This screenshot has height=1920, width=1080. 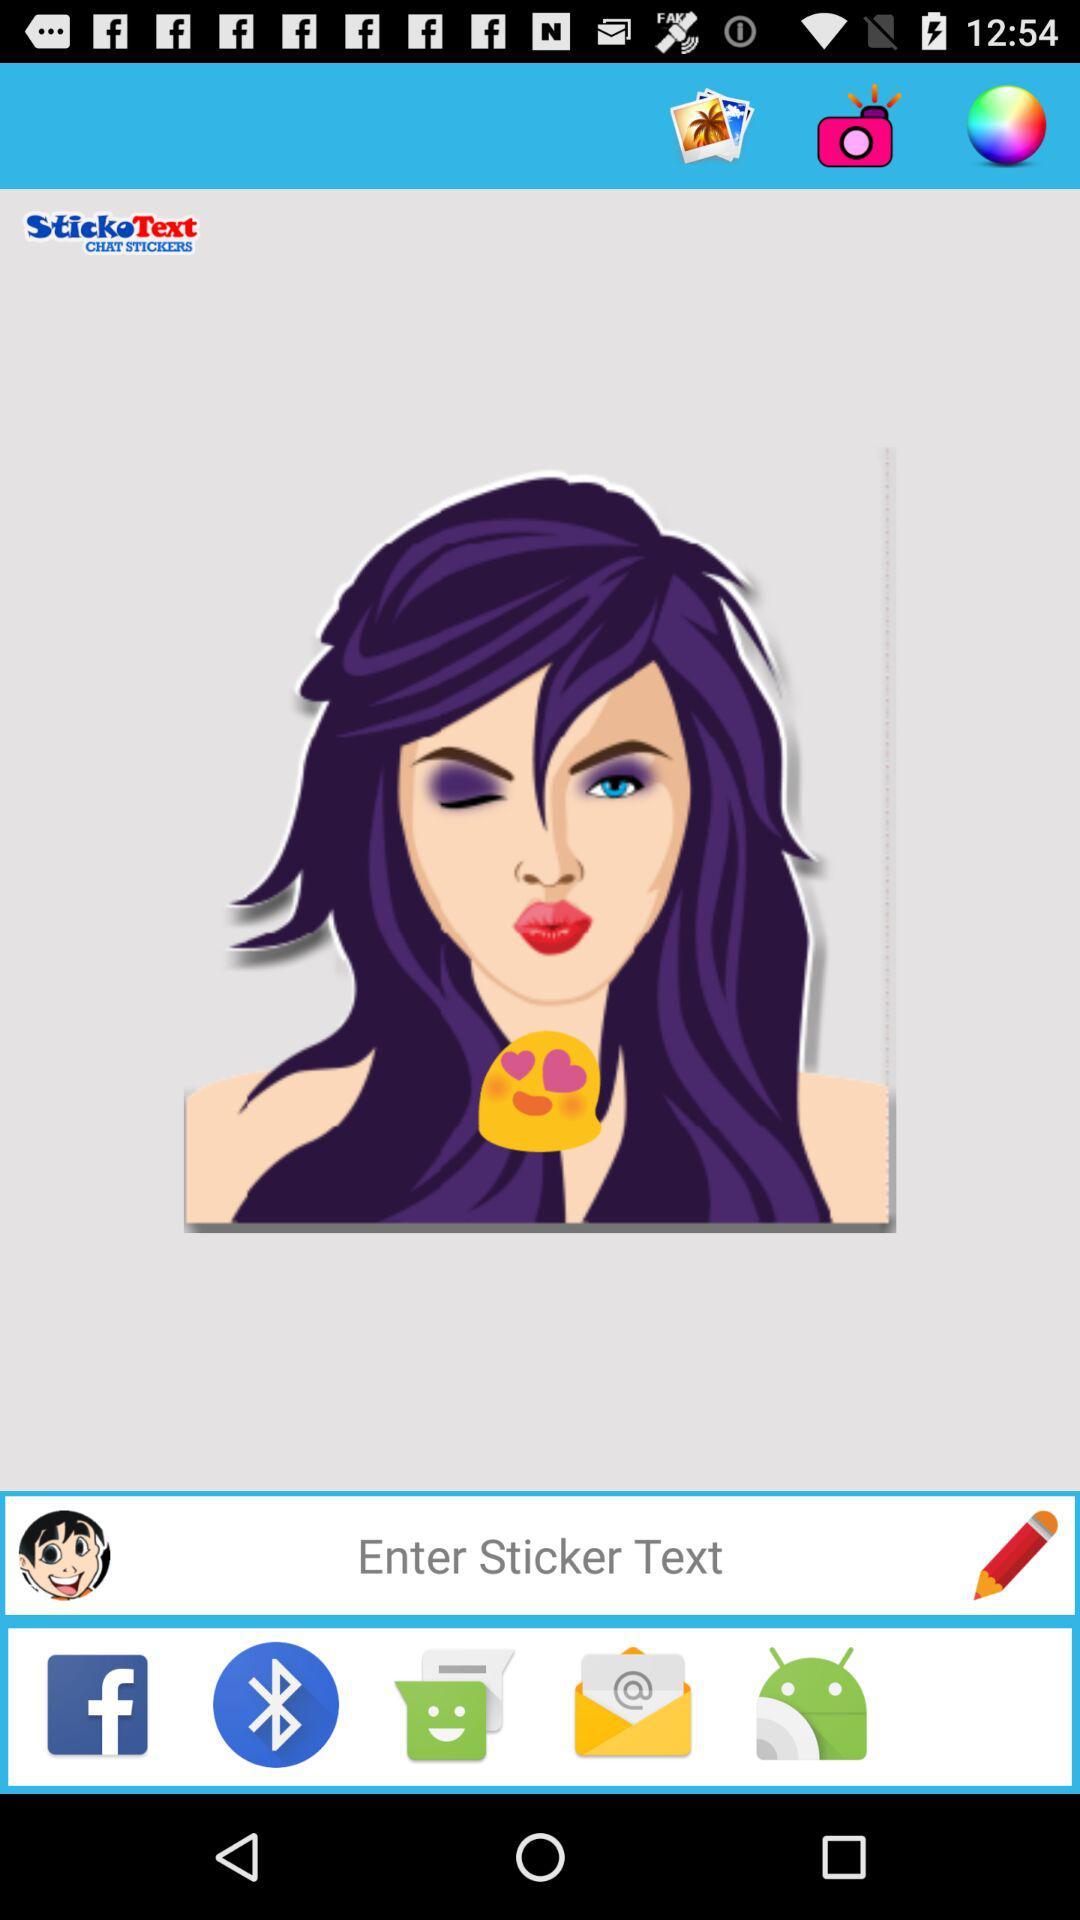 What do you see at coordinates (276, 1703) in the screenshot?
I see `share via bluetooth` at bounding box center [276, 1703].